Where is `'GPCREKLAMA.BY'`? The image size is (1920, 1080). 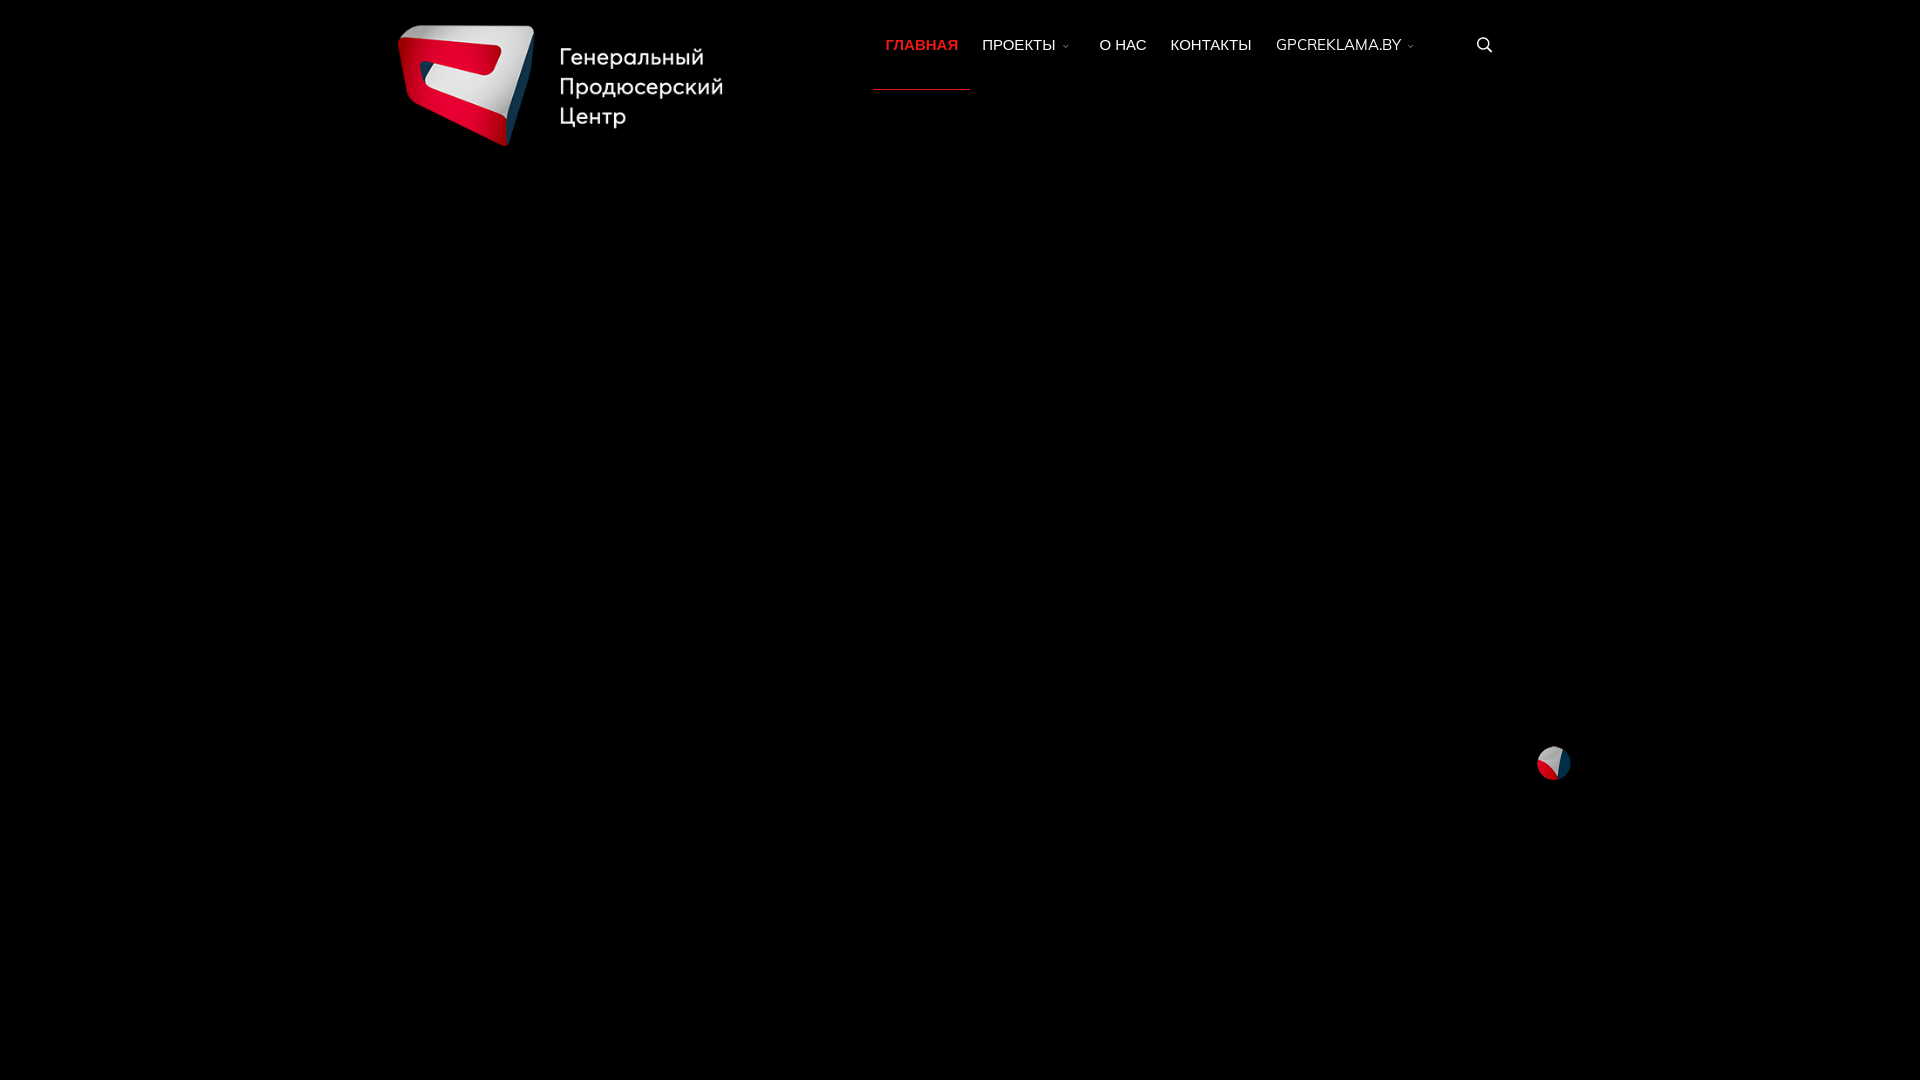
'GPCREKLAMA.BY' is located at coordinates (1348, 45).